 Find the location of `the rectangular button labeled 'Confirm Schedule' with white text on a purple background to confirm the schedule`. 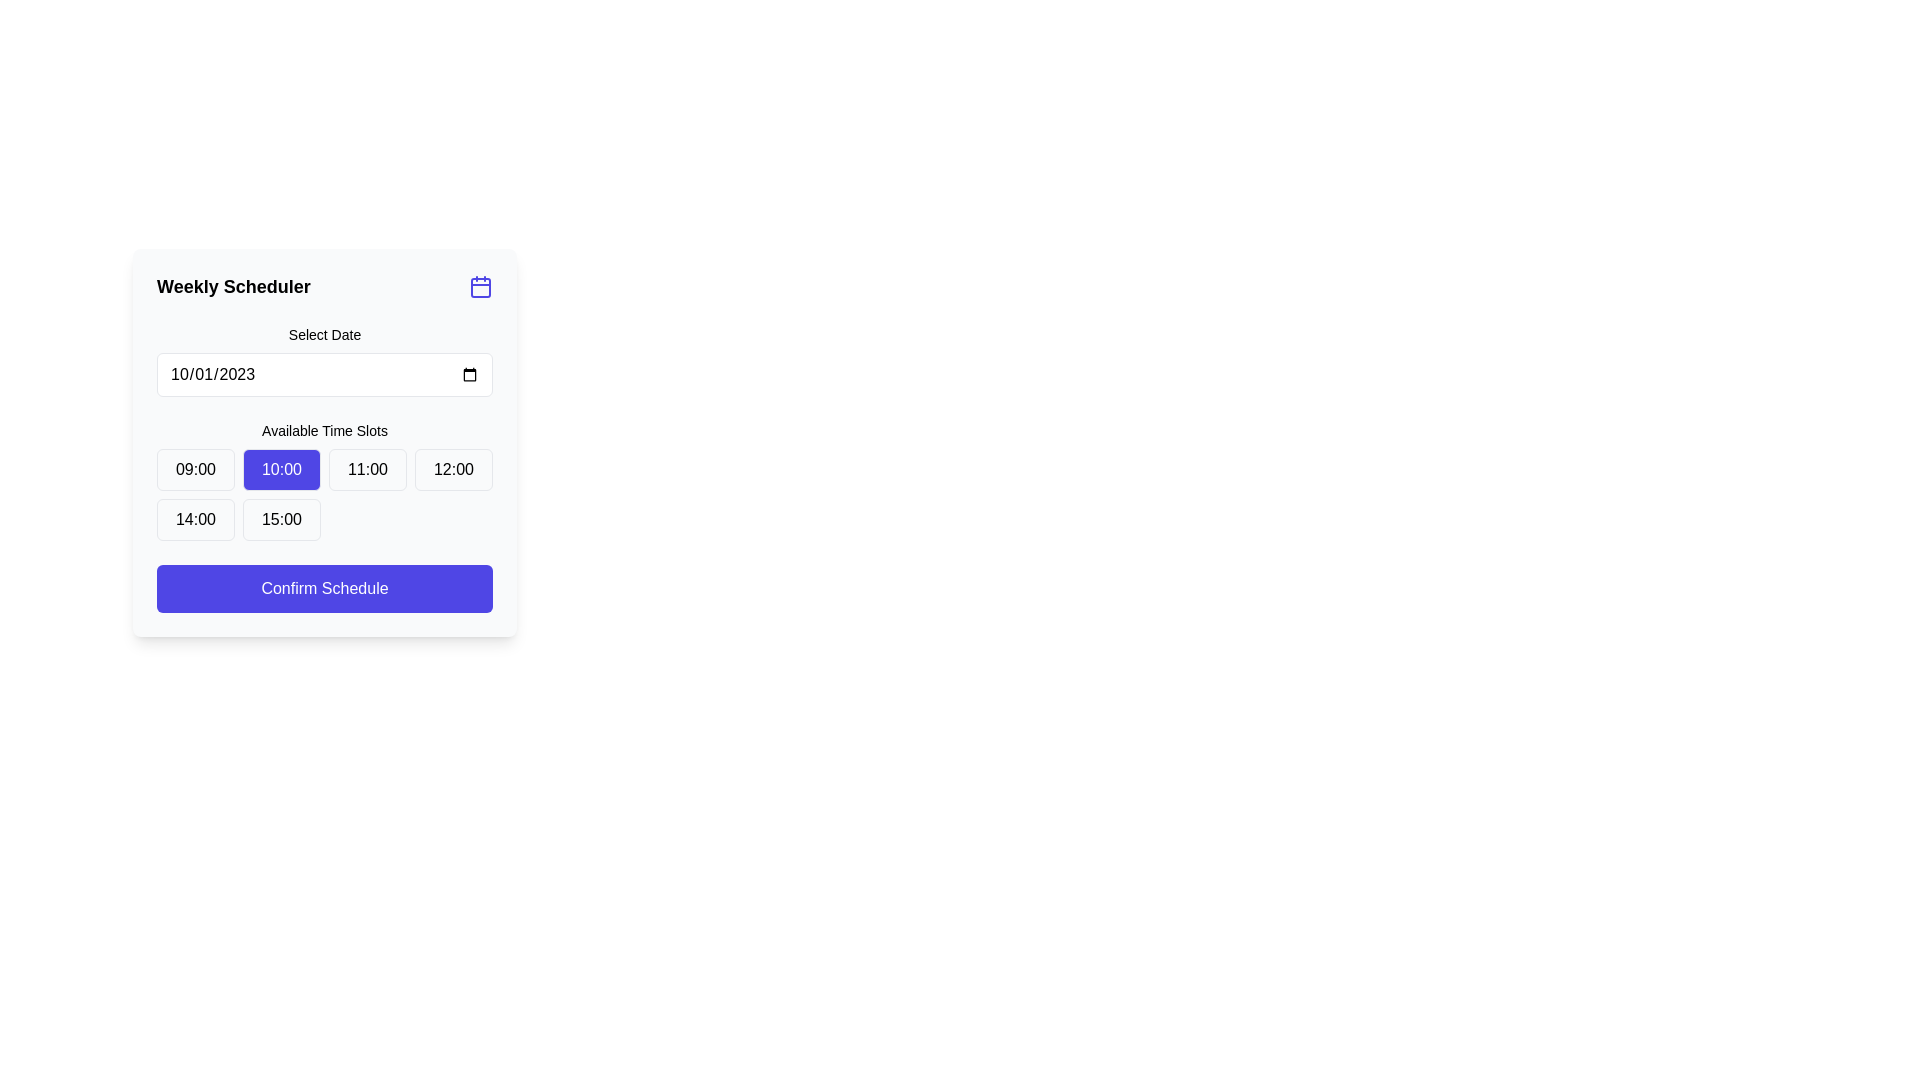

the rectangular button labeled 'Confirm Schedule' with white text on a purple background to confirm the schedule is located at coordinates (325, 588).